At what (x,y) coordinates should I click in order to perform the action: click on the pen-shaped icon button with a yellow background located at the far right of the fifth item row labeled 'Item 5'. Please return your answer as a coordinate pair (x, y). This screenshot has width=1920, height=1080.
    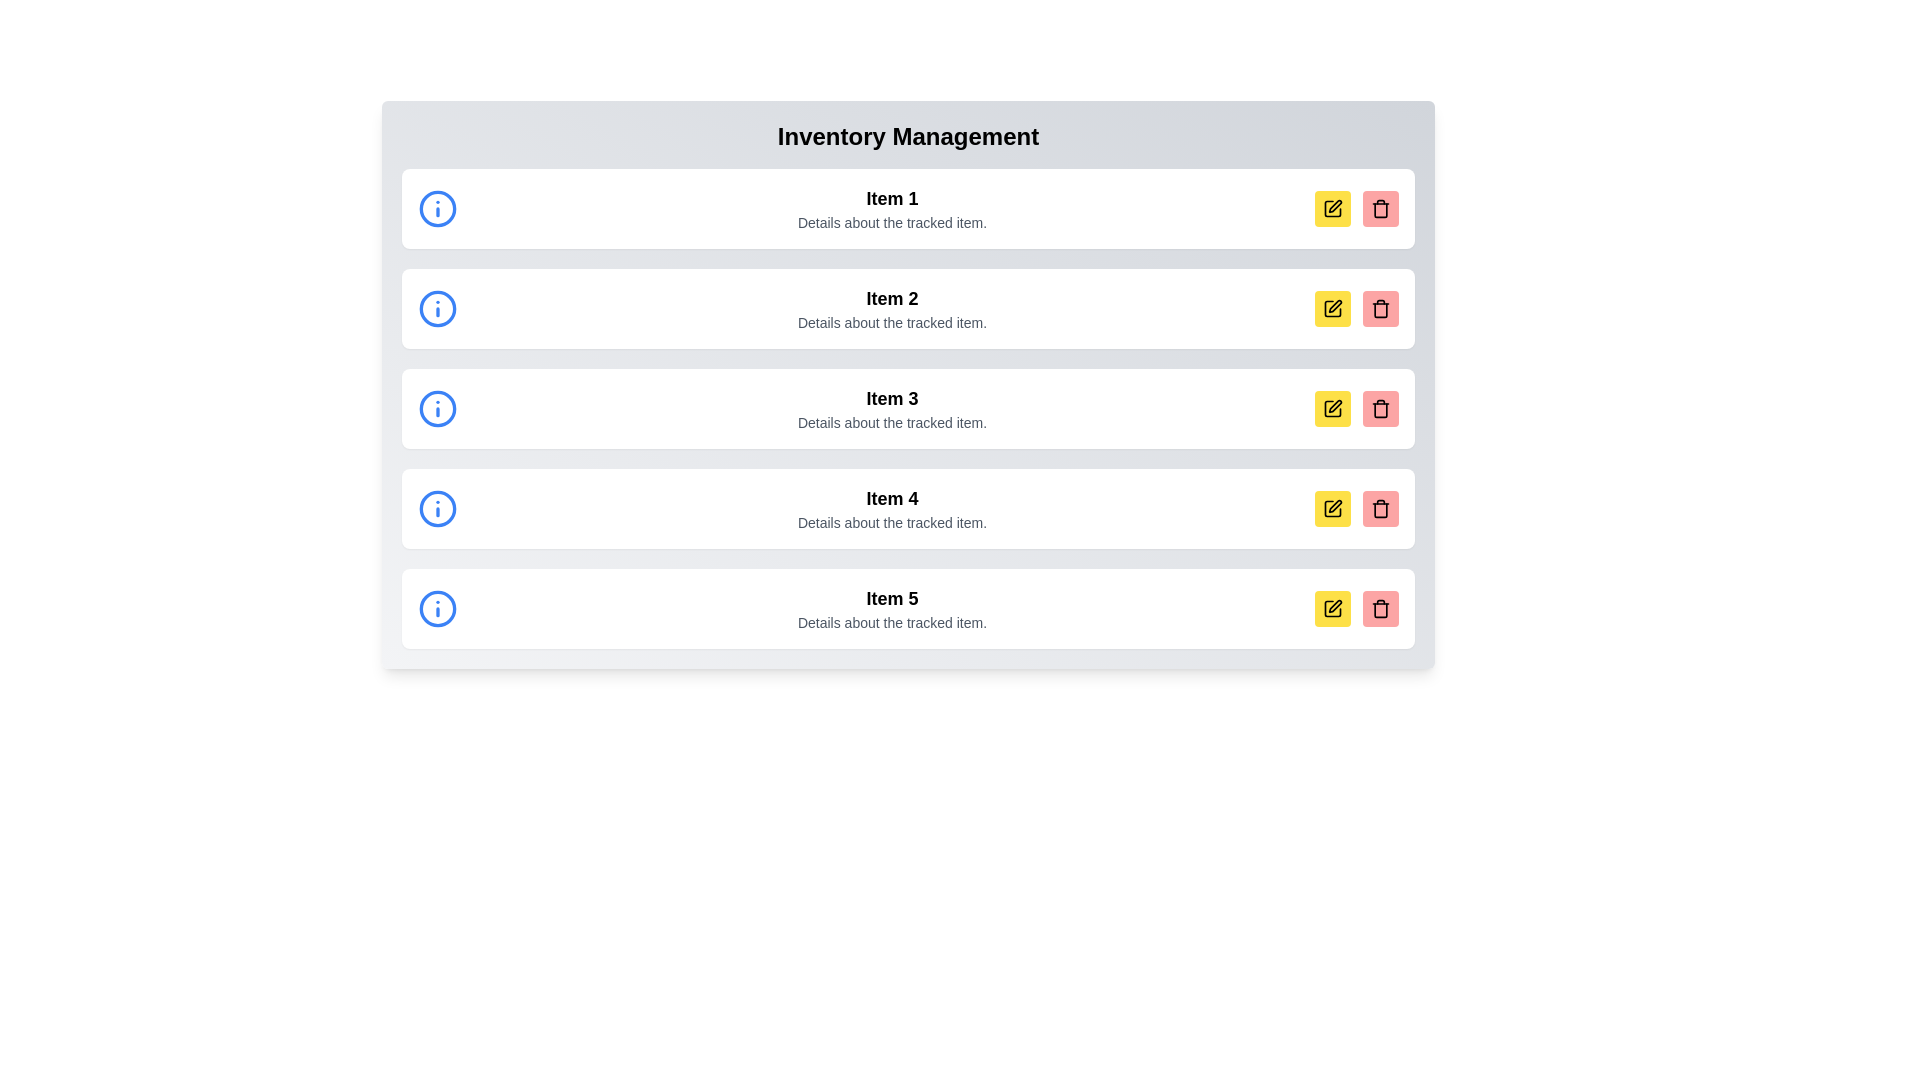
    Looking at the image, I should click on (1335, 605).